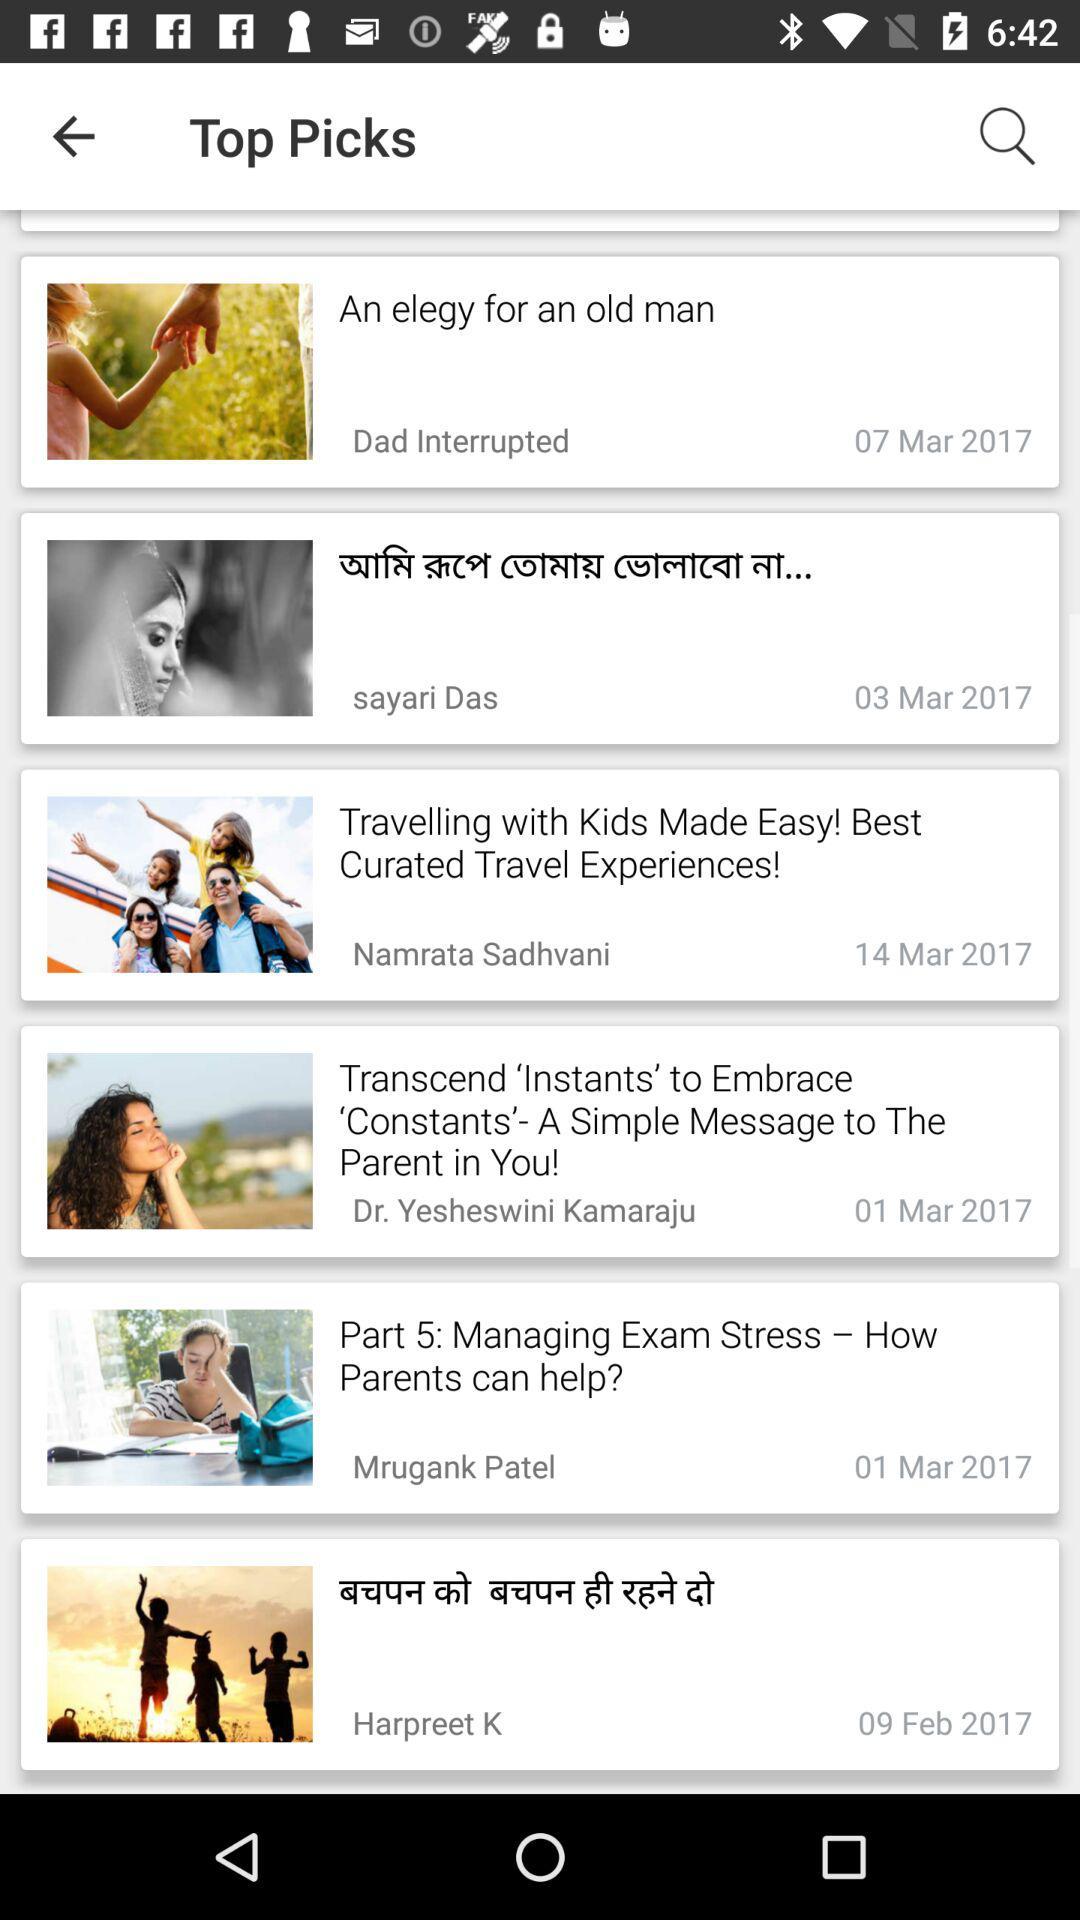  What do you see at coordinates (461, 433) in the screenshot?
I see `the dad interrupted` at bounding box center [461, 433].